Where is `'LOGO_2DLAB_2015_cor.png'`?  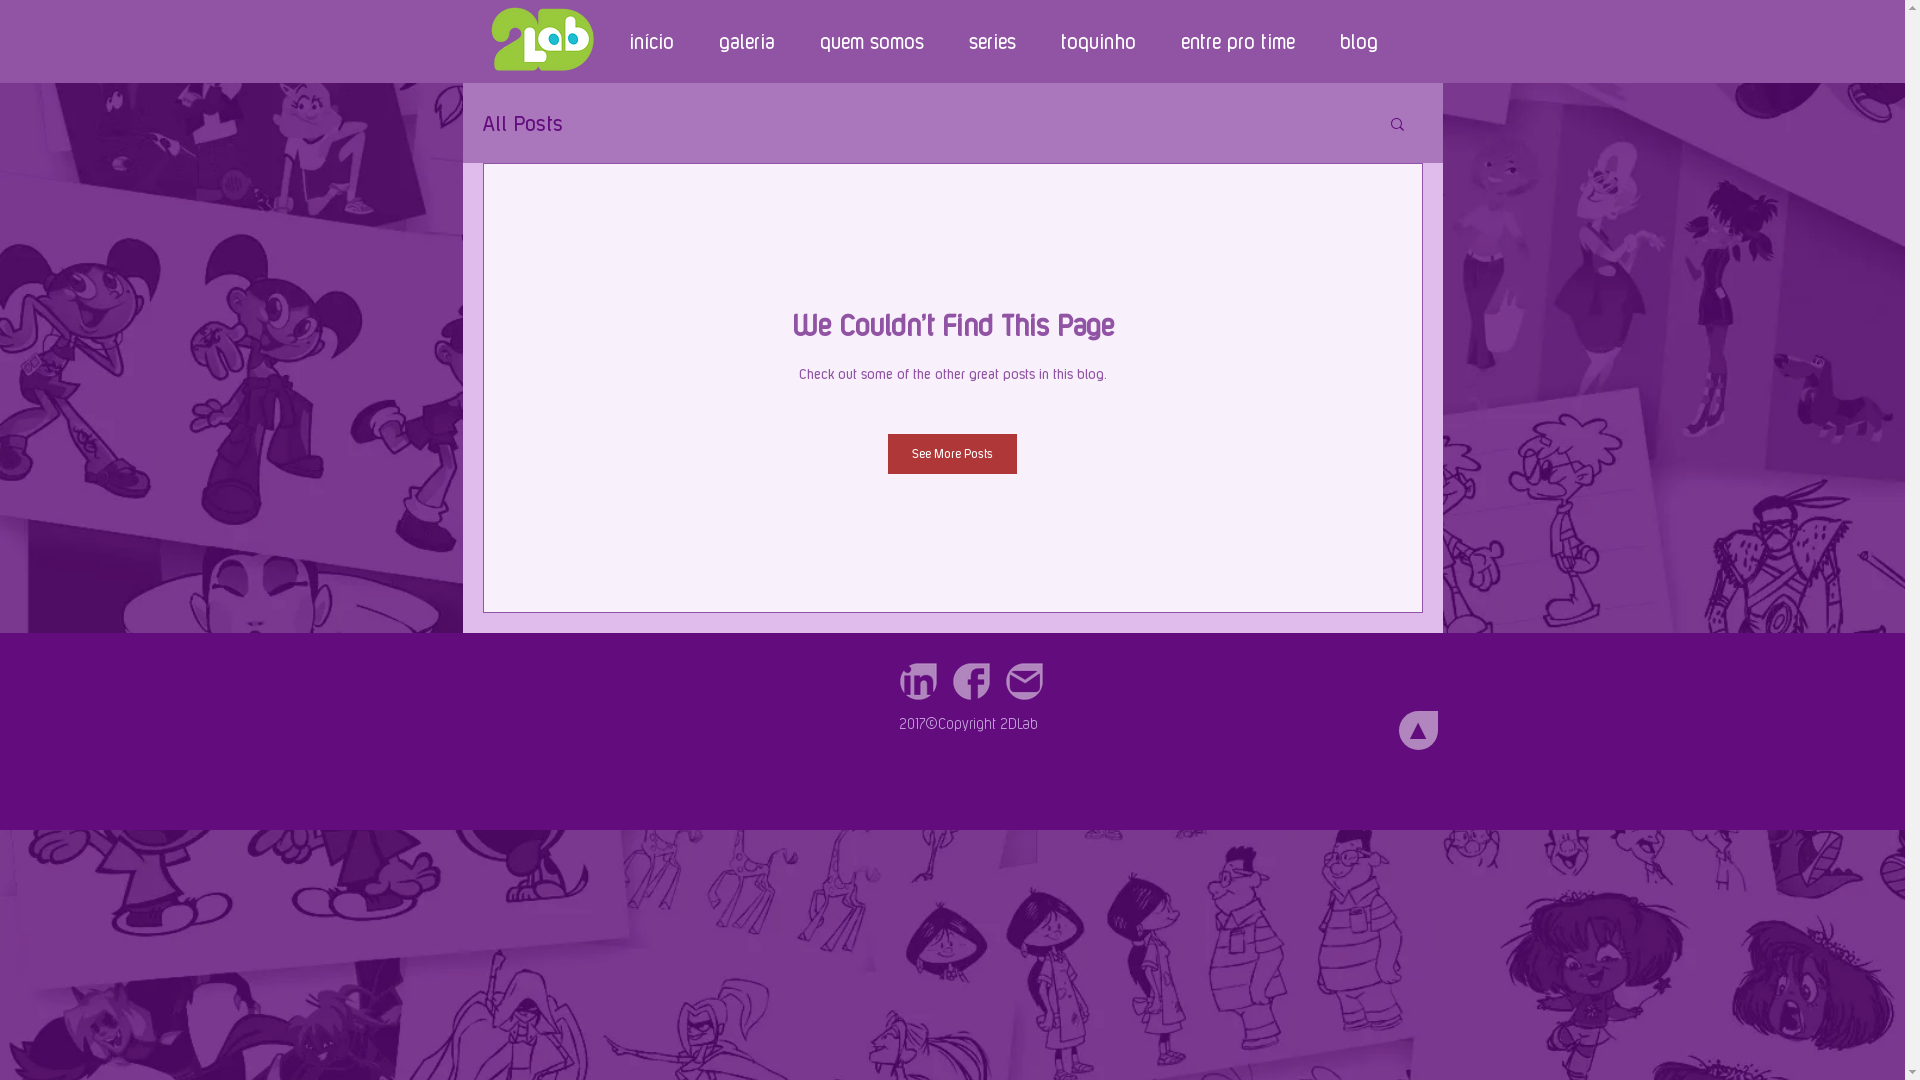
'LOGO_2DLAB_2015_cor.png' is located at coordinates (541, 38).